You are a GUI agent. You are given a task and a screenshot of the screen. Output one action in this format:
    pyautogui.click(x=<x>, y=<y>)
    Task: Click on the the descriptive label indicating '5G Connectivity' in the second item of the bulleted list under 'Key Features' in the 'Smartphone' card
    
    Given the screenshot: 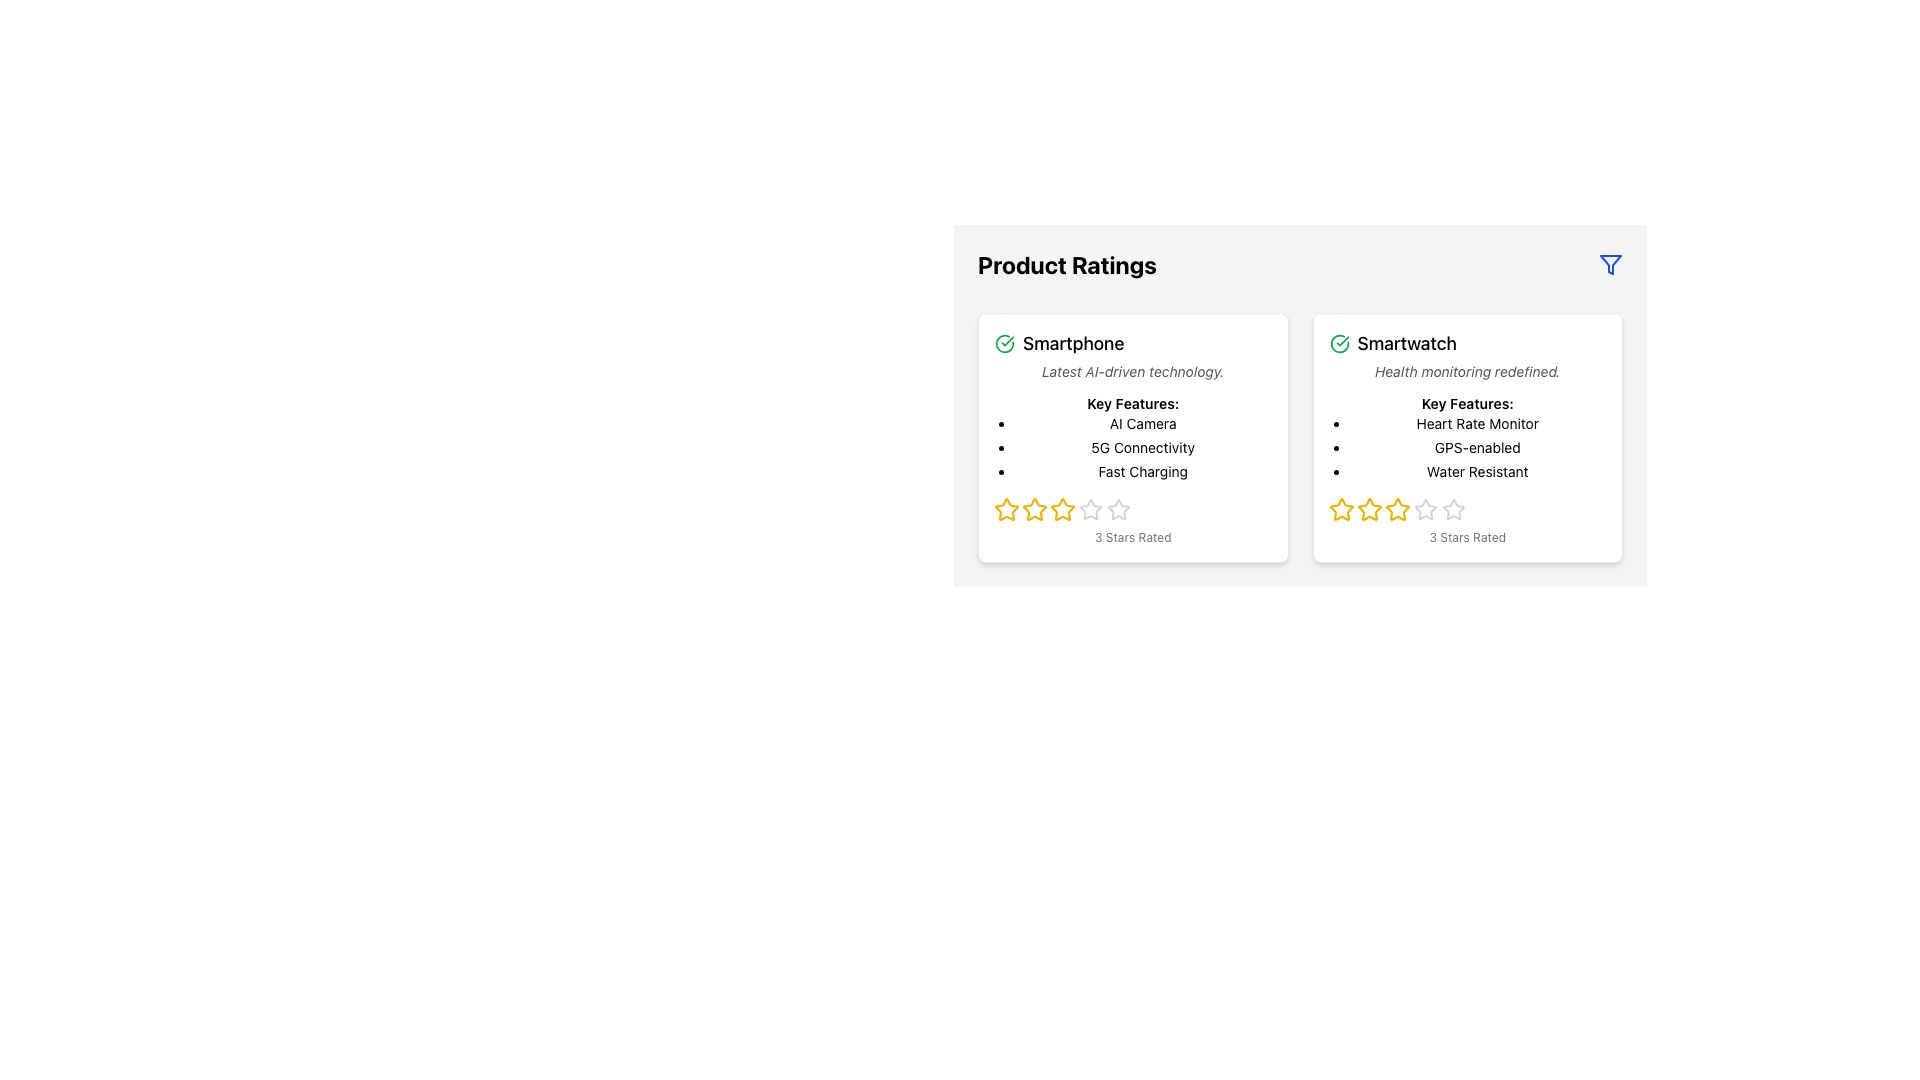 What is the action you would take?
    pyautogui.click(x=1143, y=446)
    